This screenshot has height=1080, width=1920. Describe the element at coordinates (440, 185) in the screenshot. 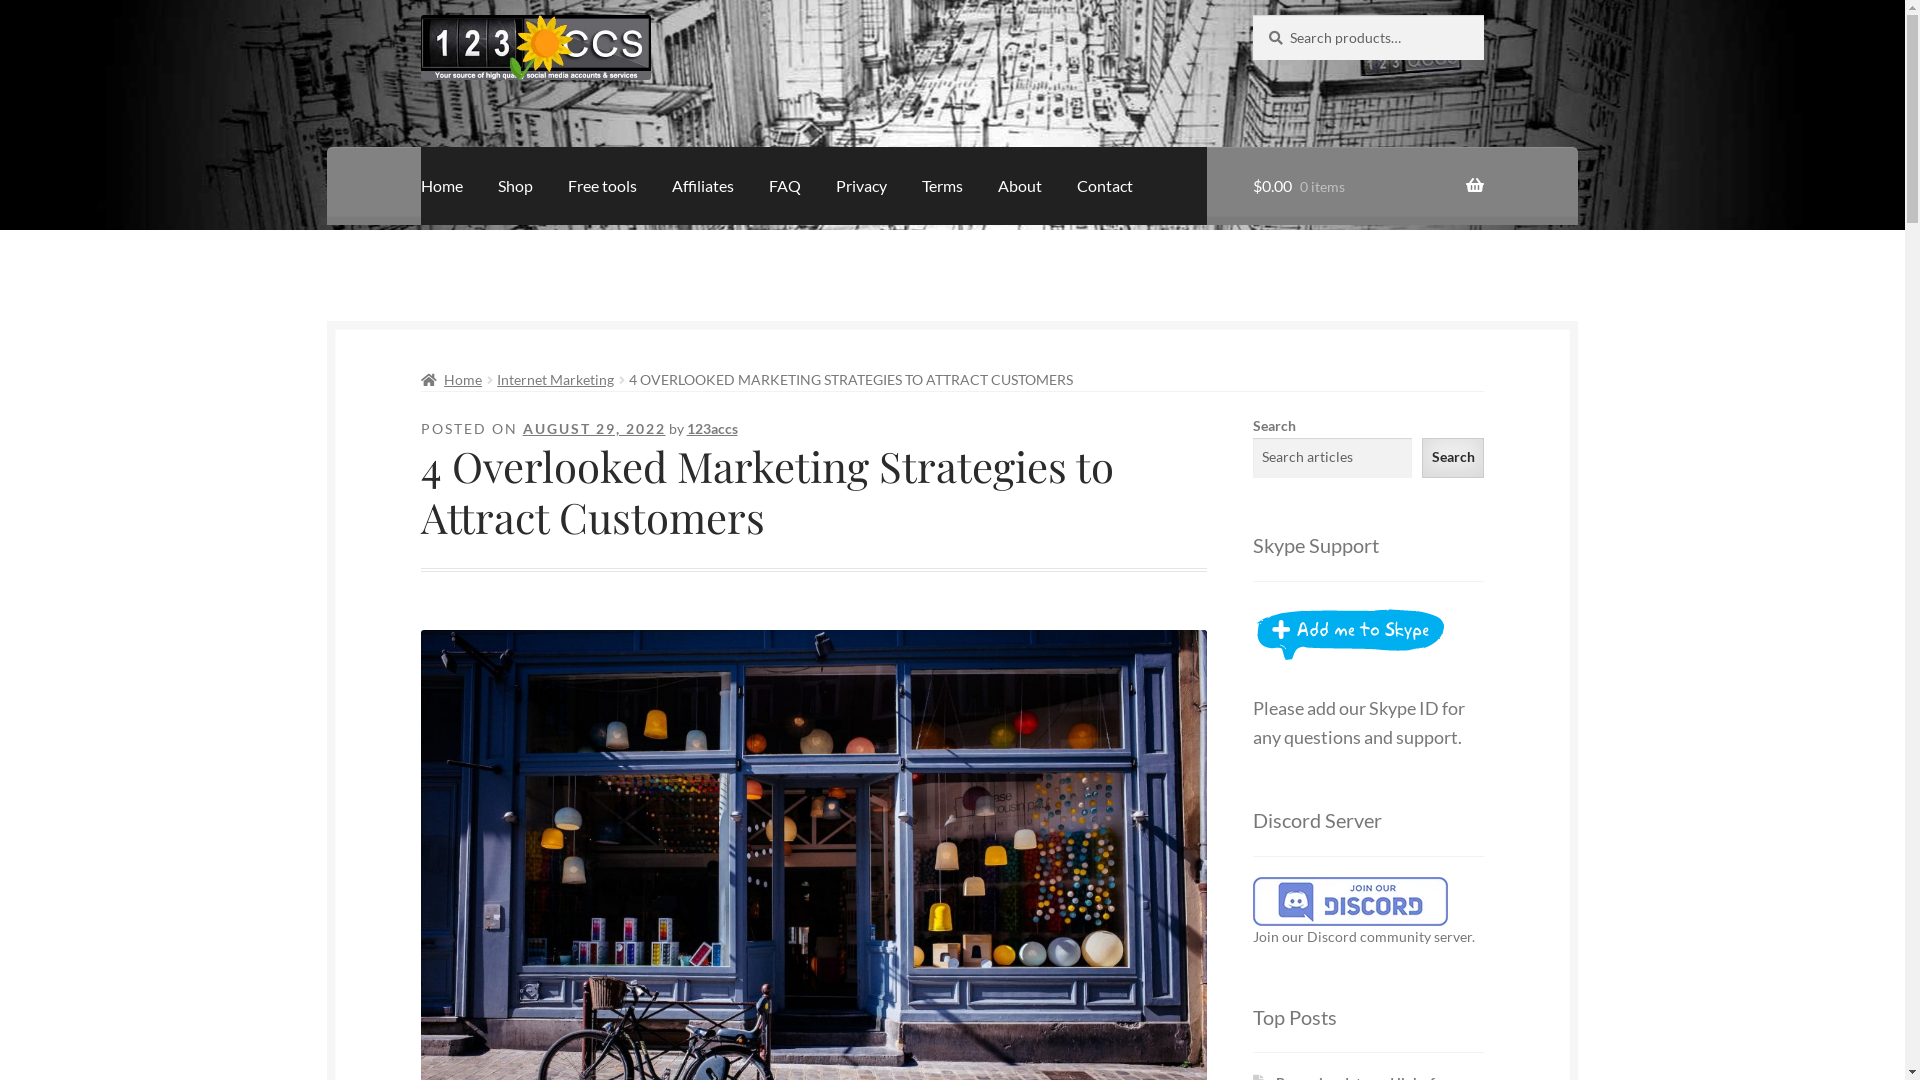

I see `'Home'` at that location.